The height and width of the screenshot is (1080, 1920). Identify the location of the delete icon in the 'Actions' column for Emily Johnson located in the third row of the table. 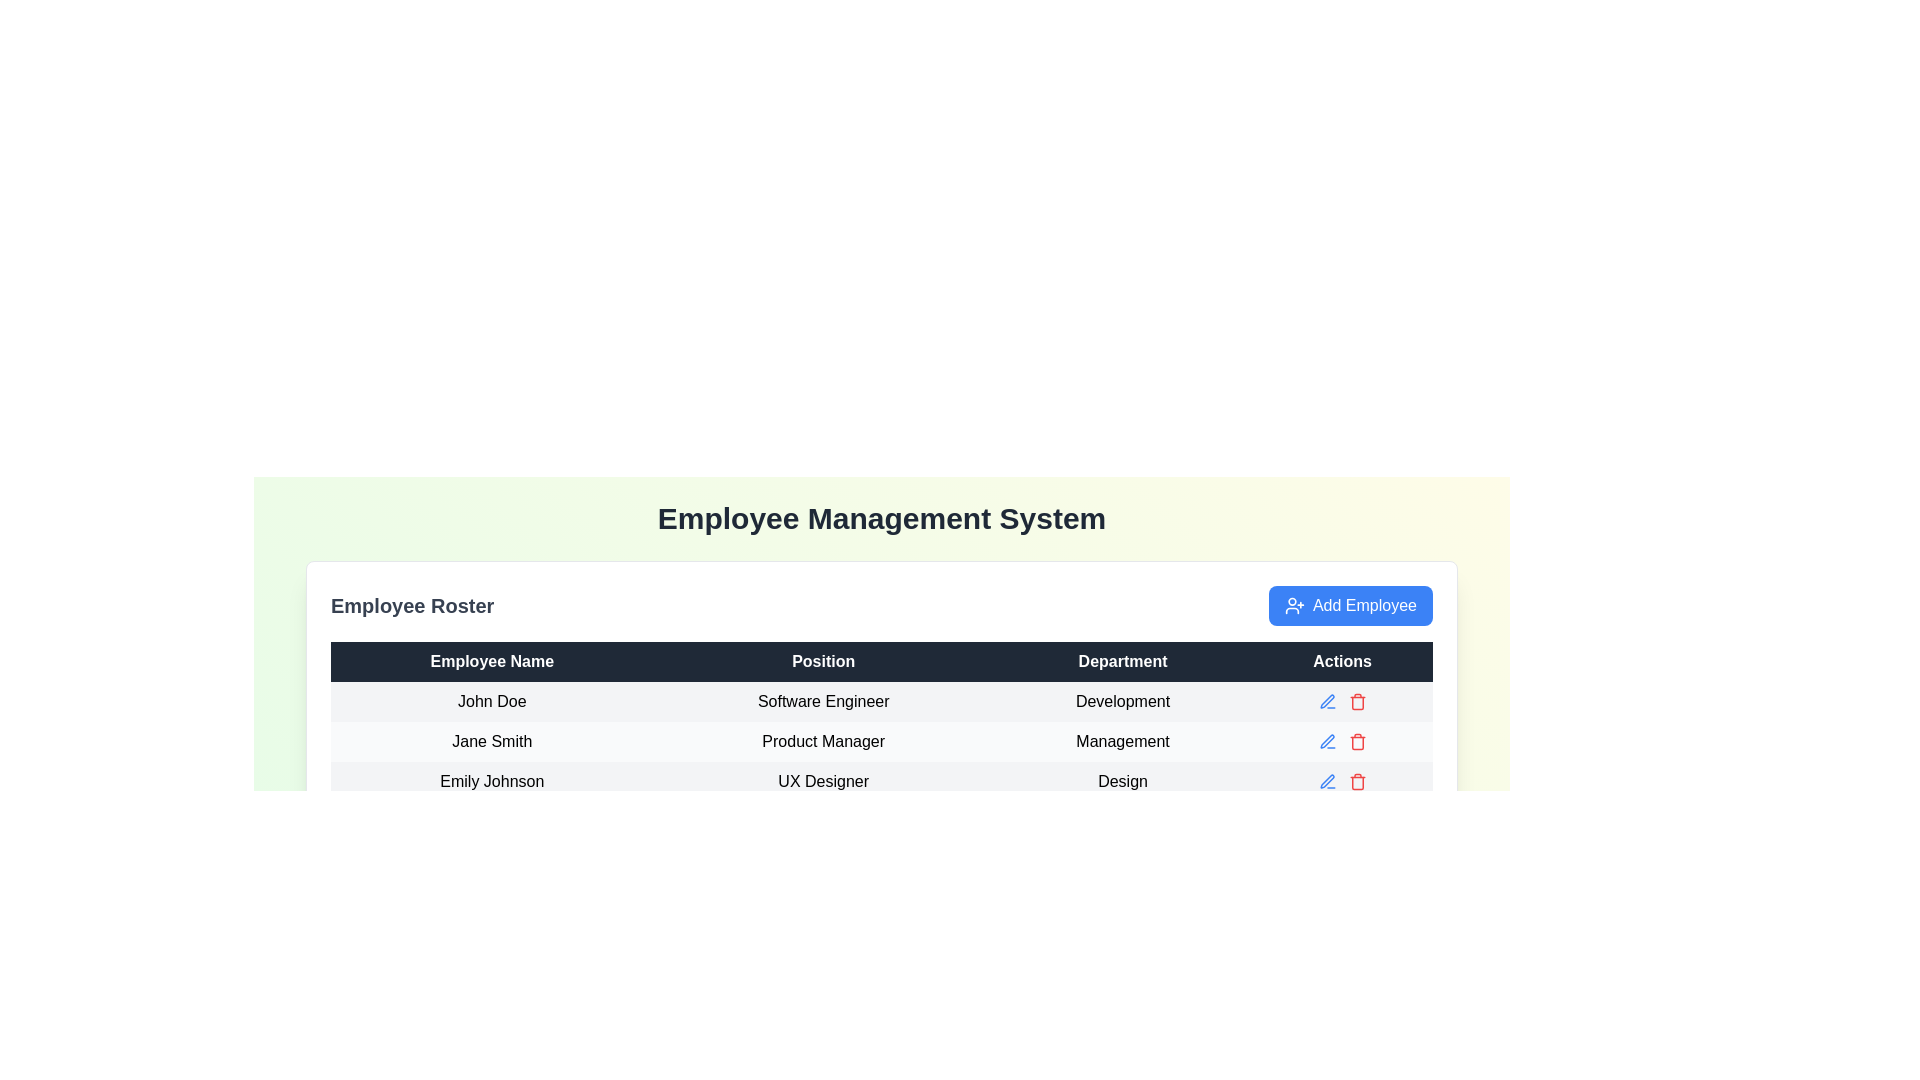
(1357, 781).